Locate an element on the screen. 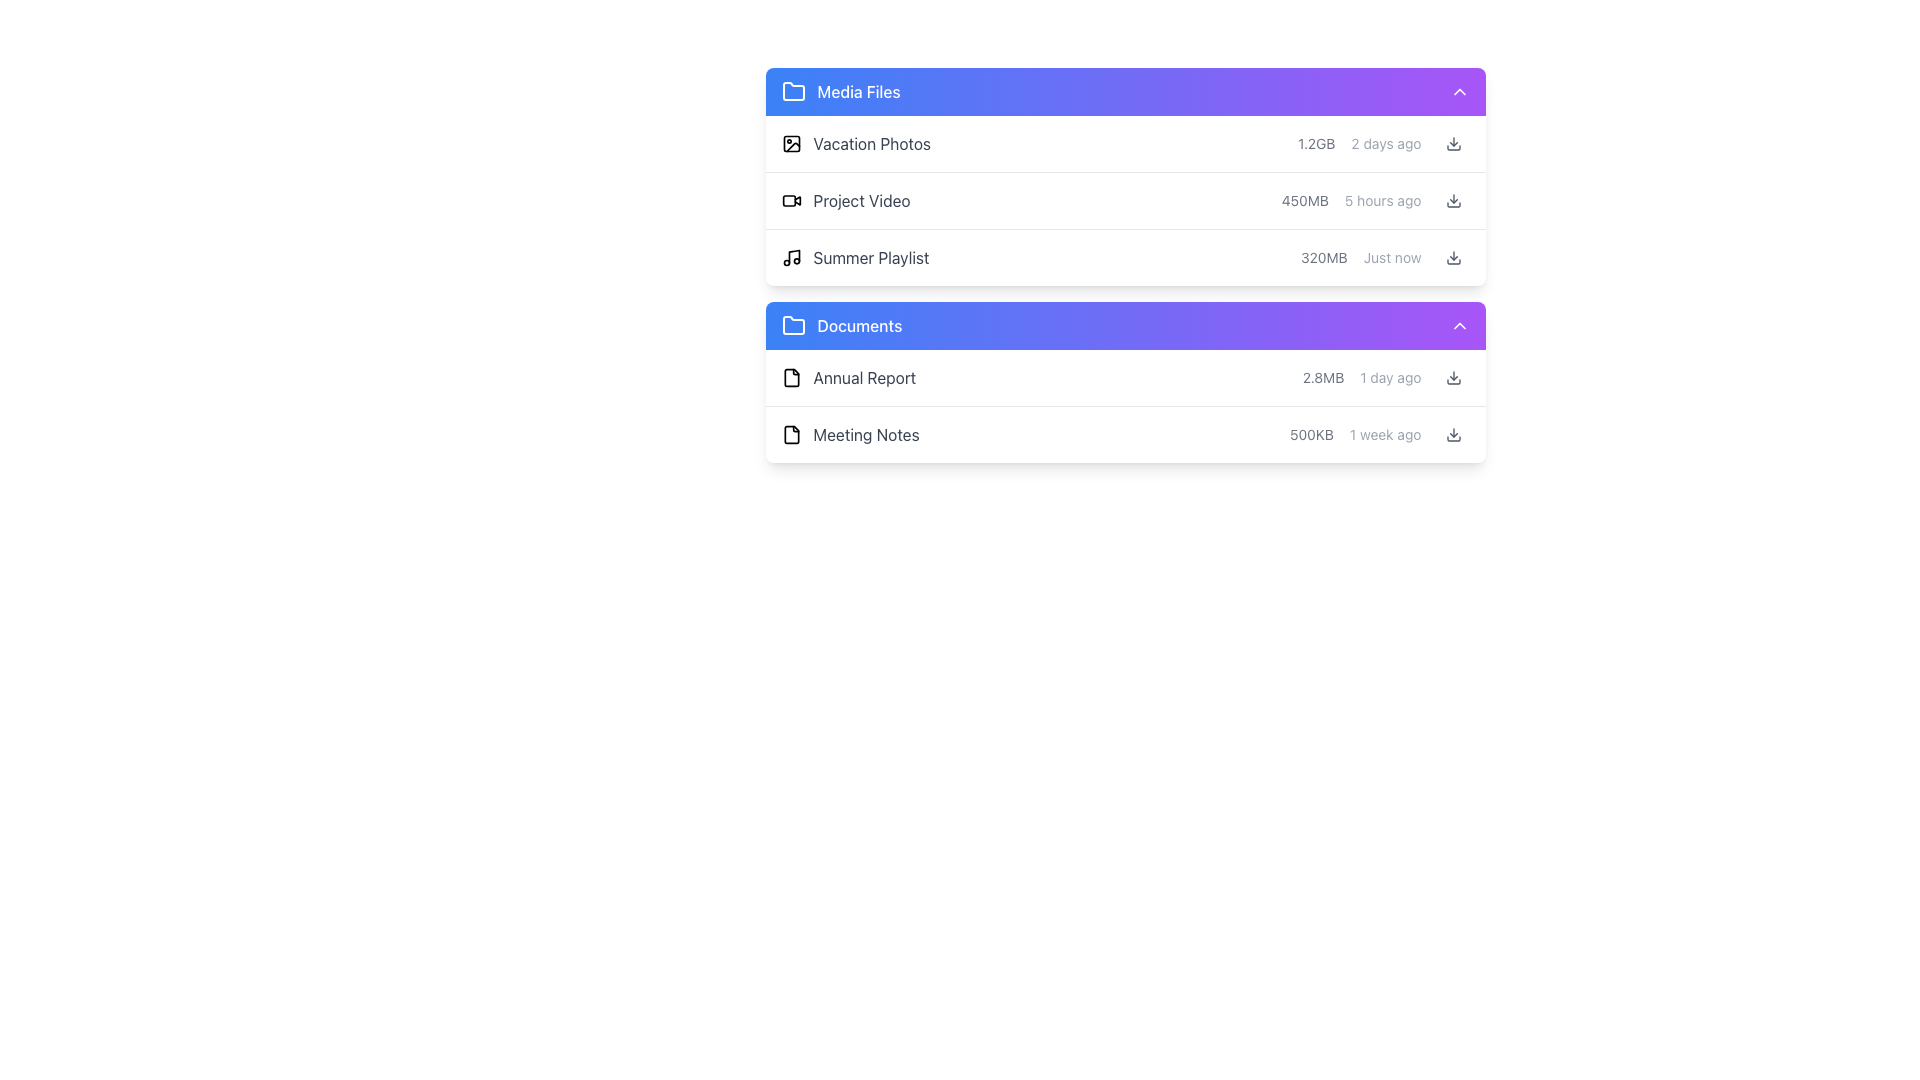 The height and width of the screenshot is (1080, 1920). the text label with the video camera icon labeled 'Project Video' in the 'Media Files' section, located in the second row, between 'Vacation Photos' and 'Summer Playlist' is located at coordinates (845, 200).